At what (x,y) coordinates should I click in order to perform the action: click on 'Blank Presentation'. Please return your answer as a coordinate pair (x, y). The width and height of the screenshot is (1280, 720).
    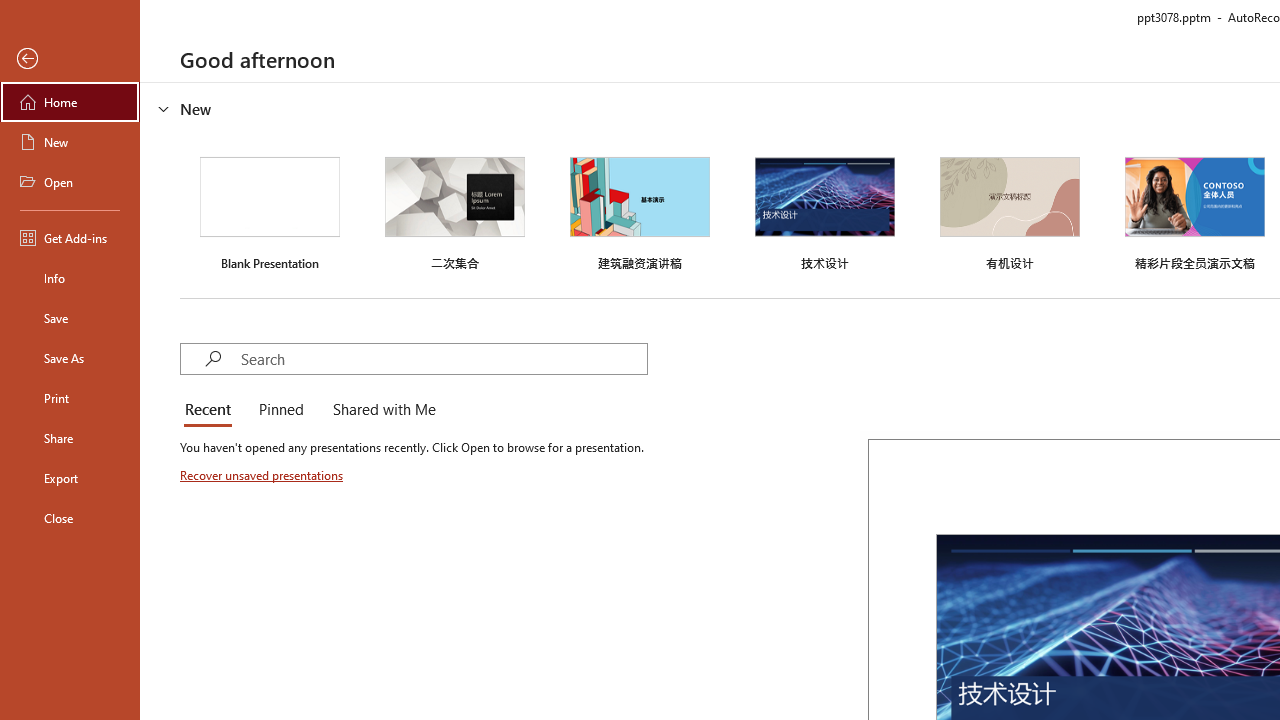
    Looking at the image, I should click on (269, 211).